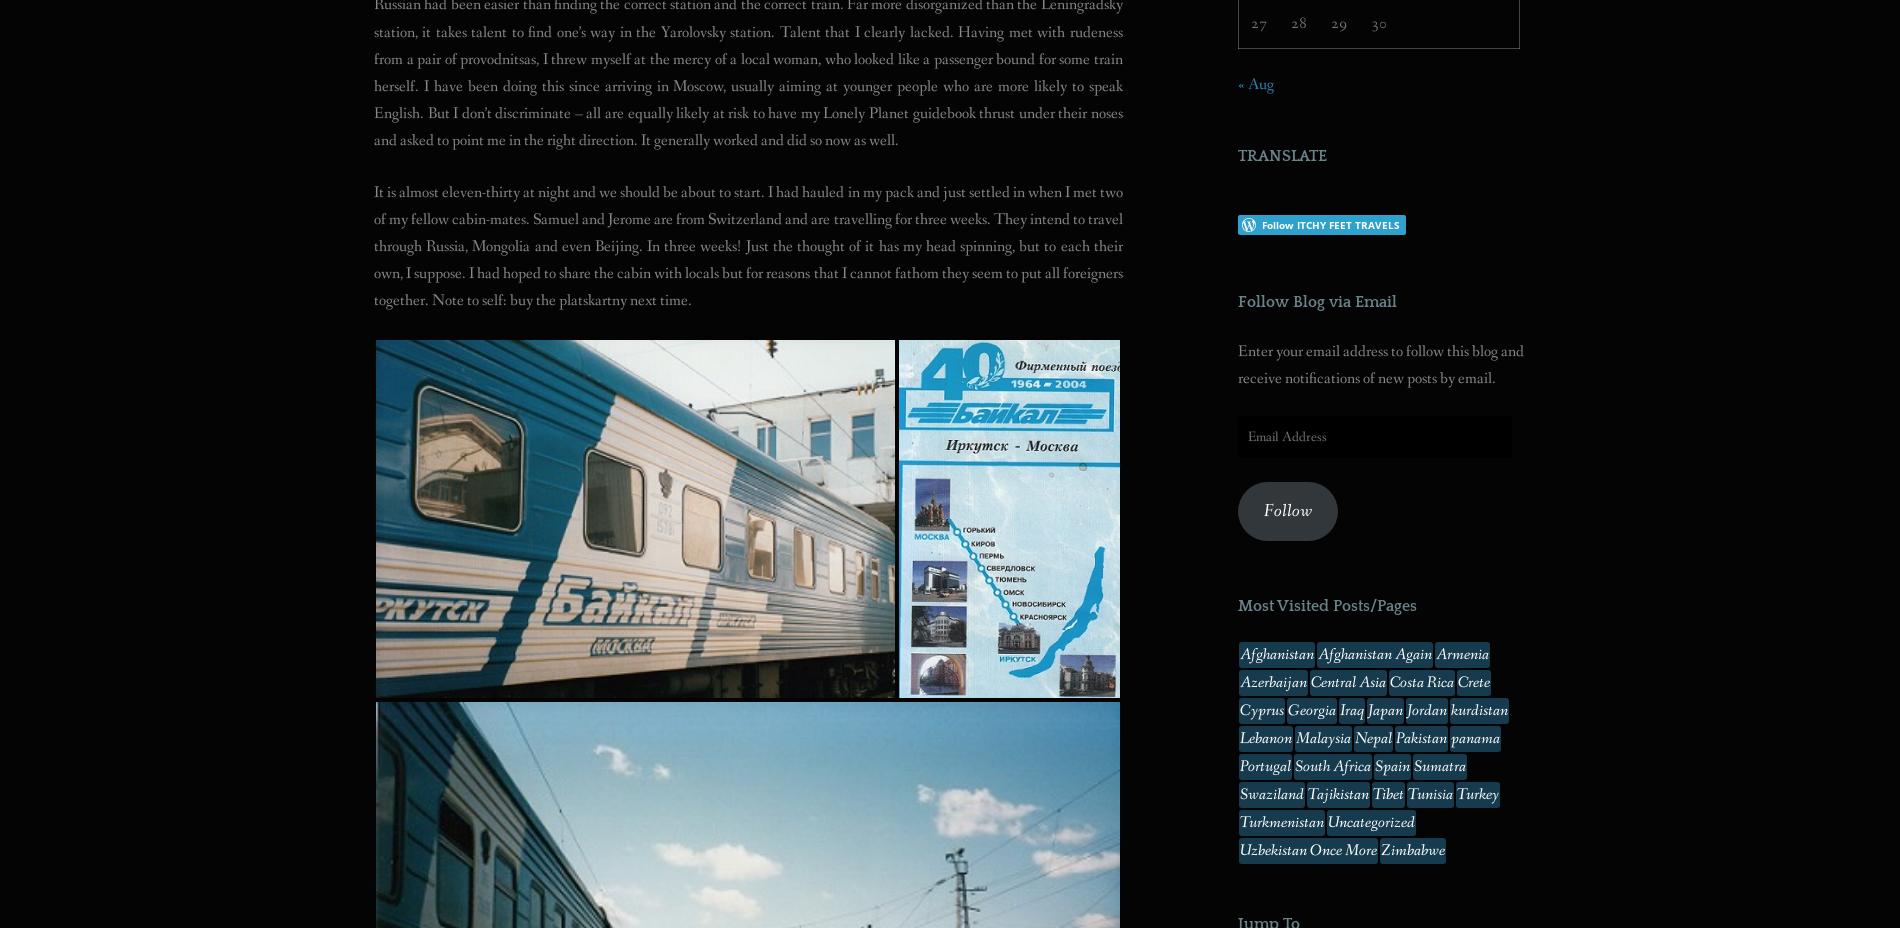 This screenshot has width=1900, height=928. Describe the element at coordinates (1307, 850) in the screenshot. I see `'Uzbekistan Once More'` at that location.